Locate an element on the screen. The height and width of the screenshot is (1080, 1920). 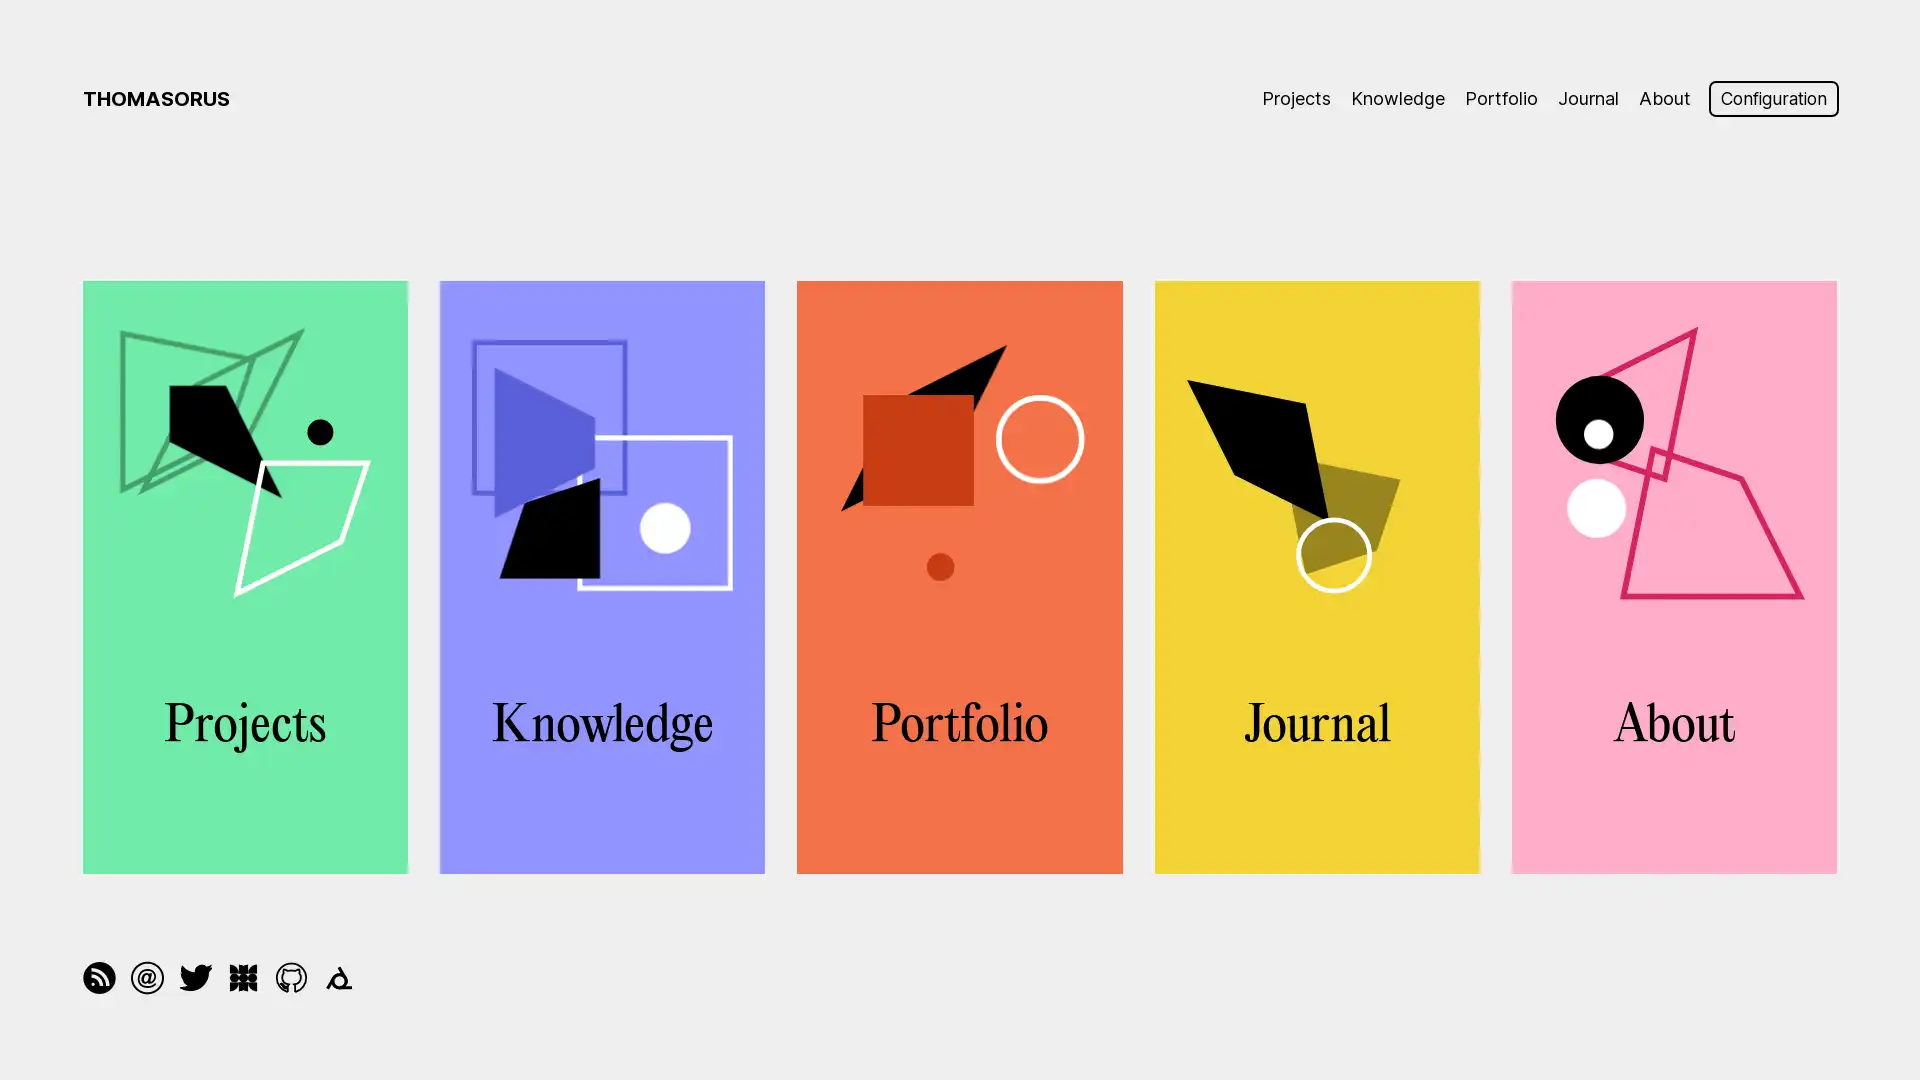
Configuration is located at coordinates (1767, 99).